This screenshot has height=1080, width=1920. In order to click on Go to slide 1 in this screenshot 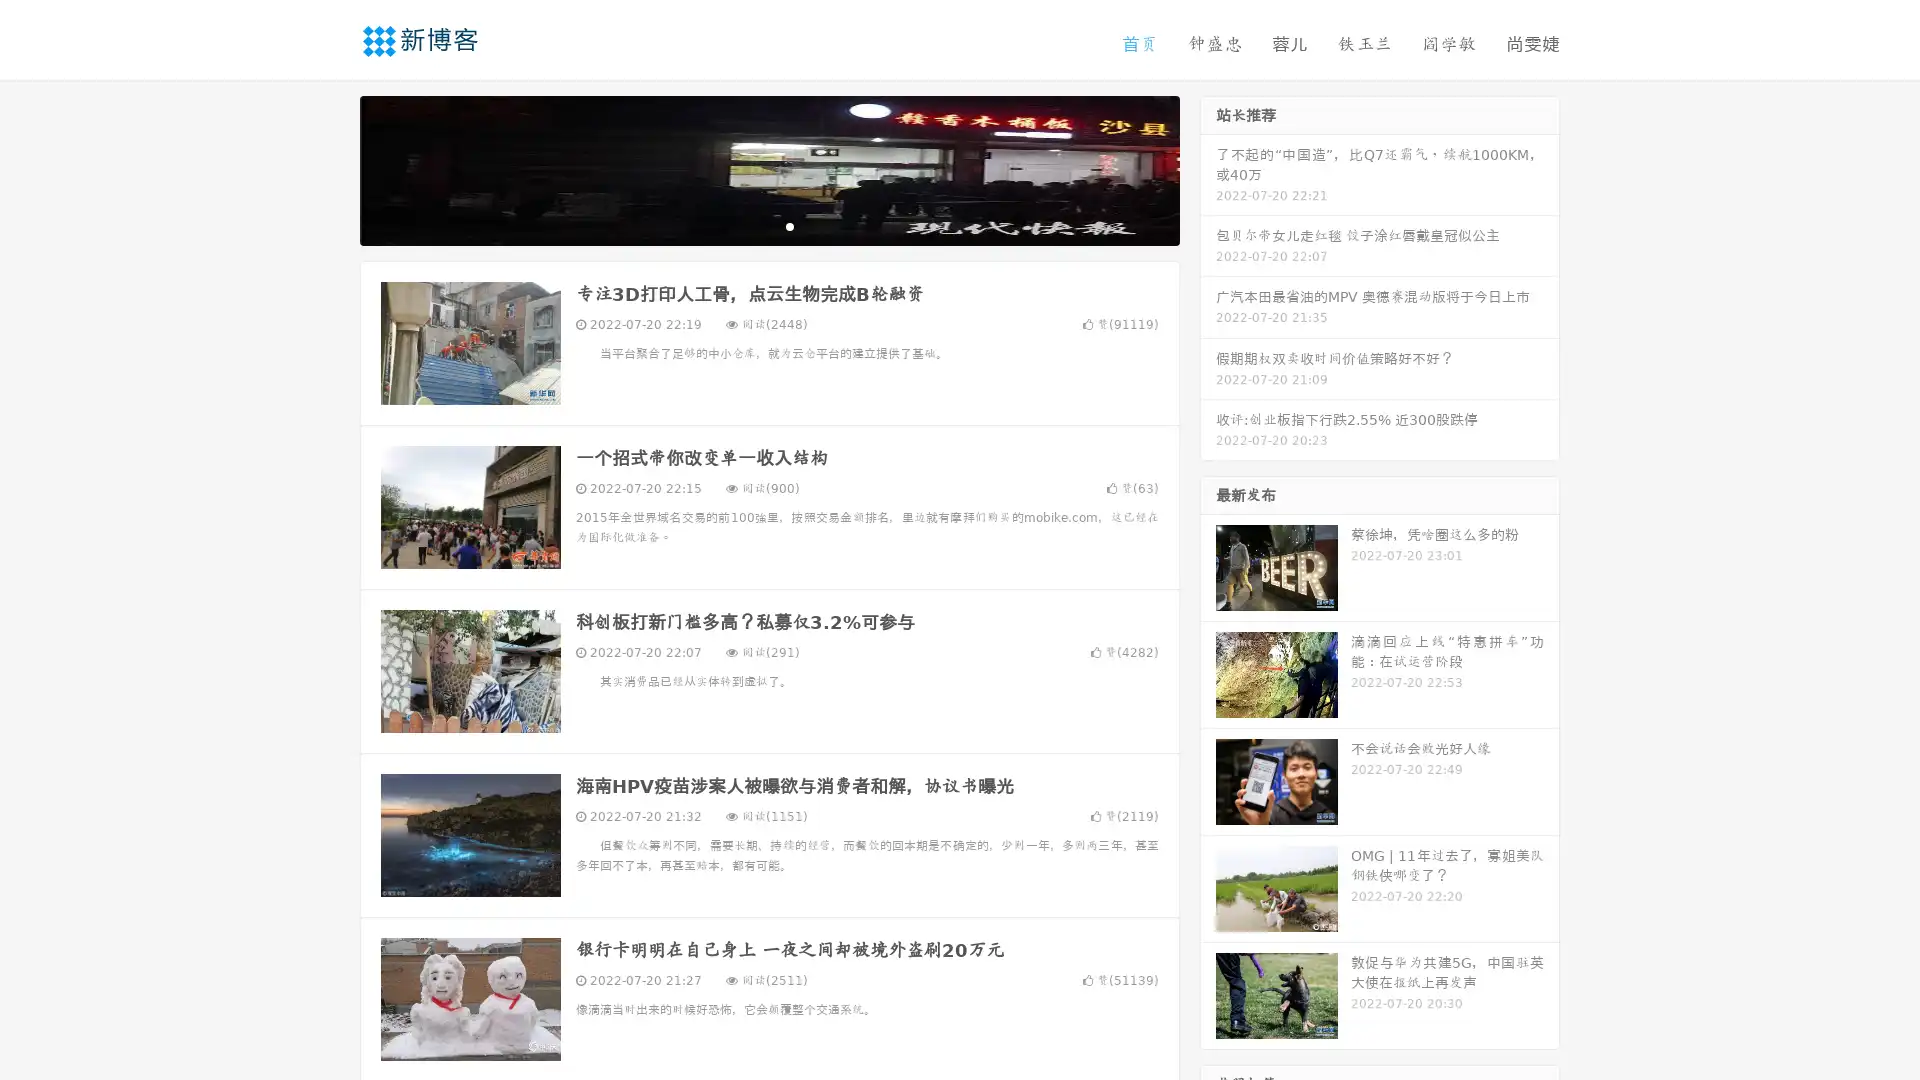, I will do `click(748, 225)`.